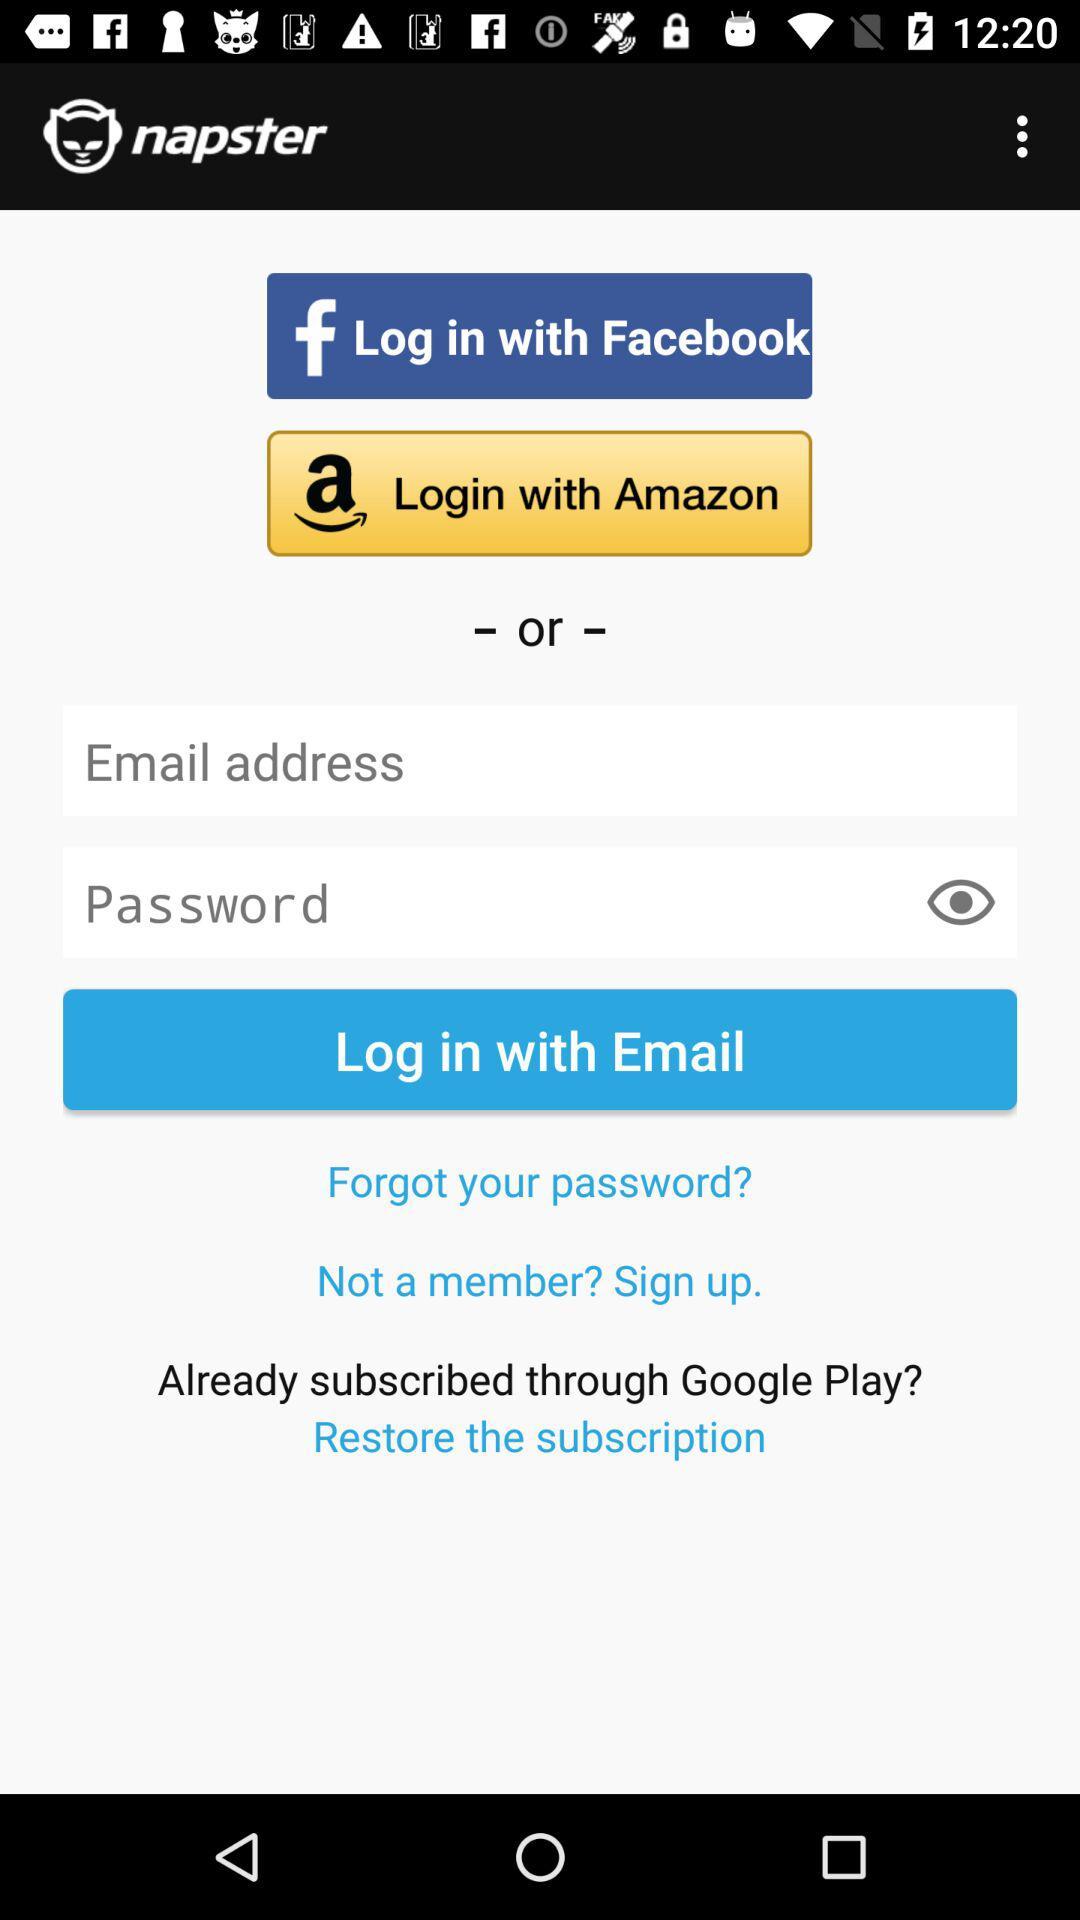  Describe the element at coordinates (540, 1434) in the screenshot. I see `the restore the submission at the bottom of the page` at that location.